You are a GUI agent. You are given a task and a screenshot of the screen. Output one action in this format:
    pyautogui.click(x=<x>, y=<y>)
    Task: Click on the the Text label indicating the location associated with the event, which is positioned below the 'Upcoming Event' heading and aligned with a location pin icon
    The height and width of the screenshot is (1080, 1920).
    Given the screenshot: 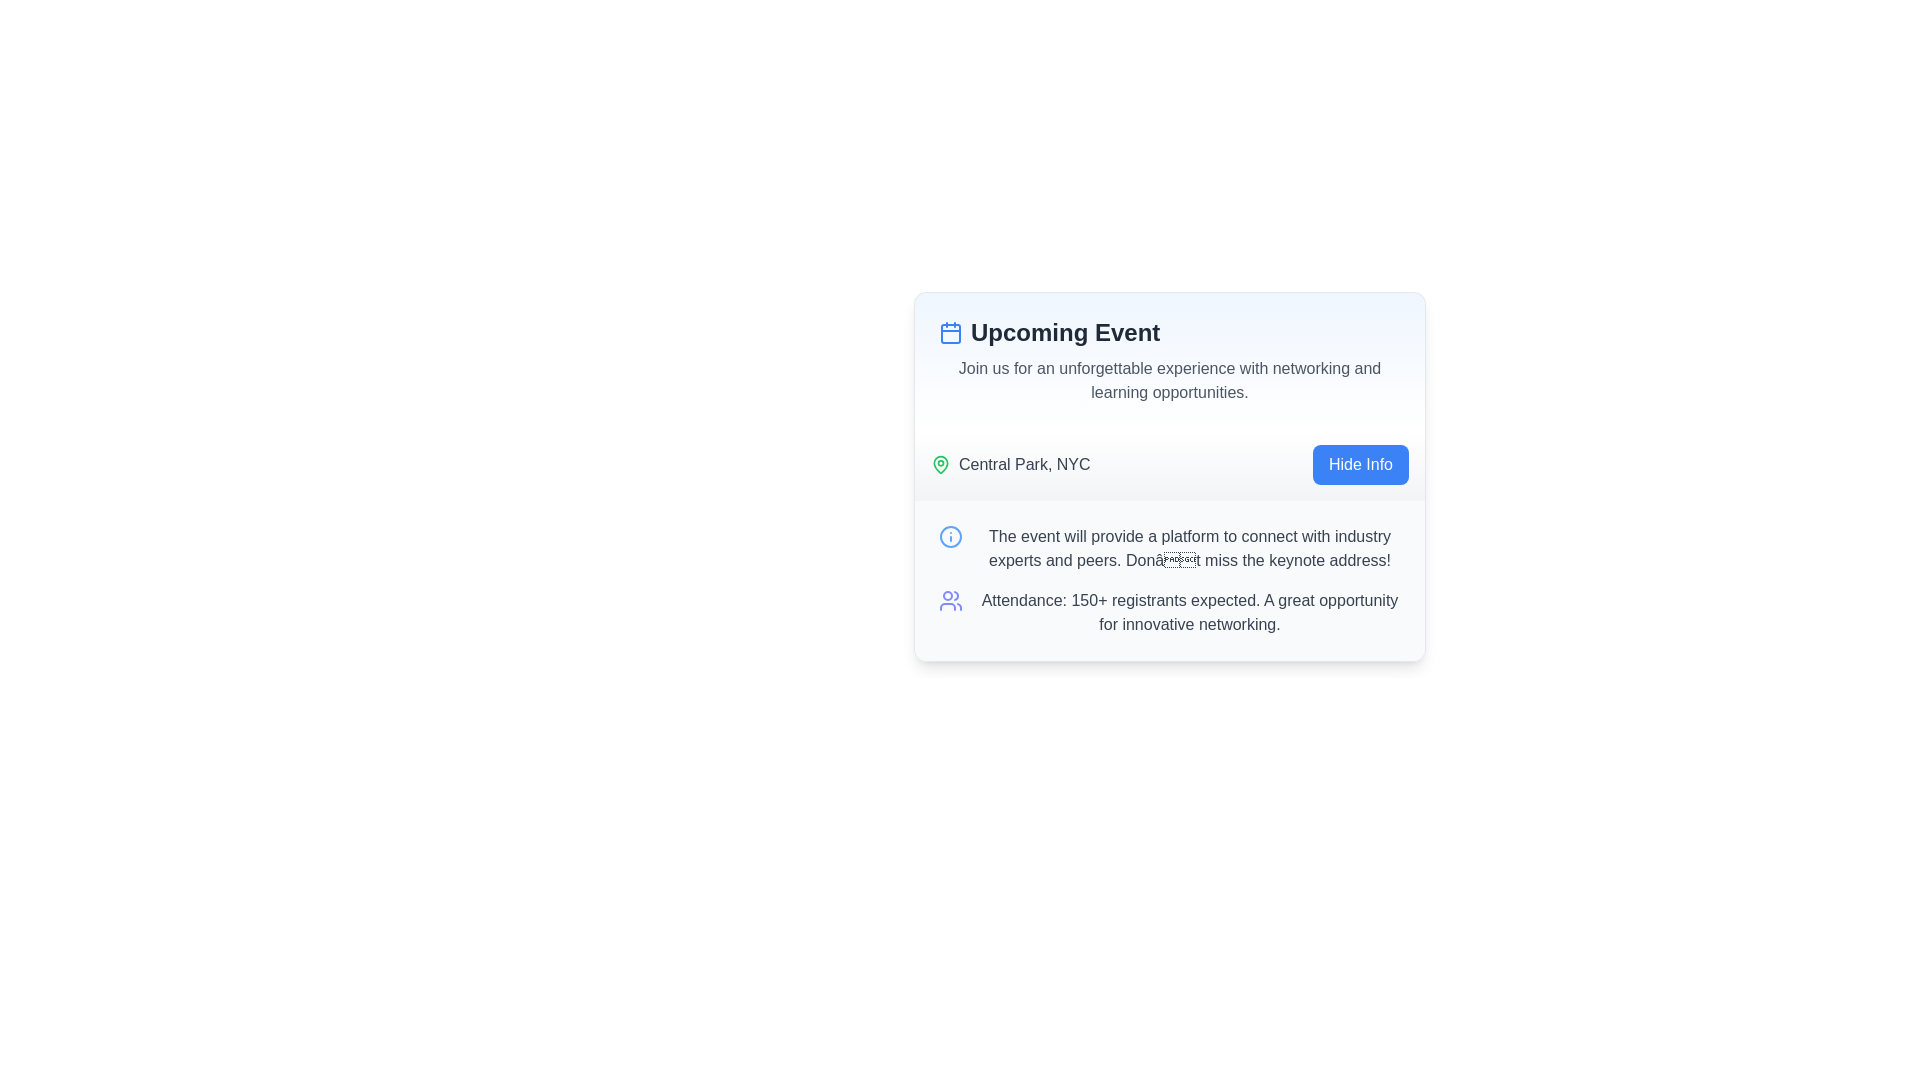 What is the action you would take?
    pyautogui.click(x=1024, y=465)
    